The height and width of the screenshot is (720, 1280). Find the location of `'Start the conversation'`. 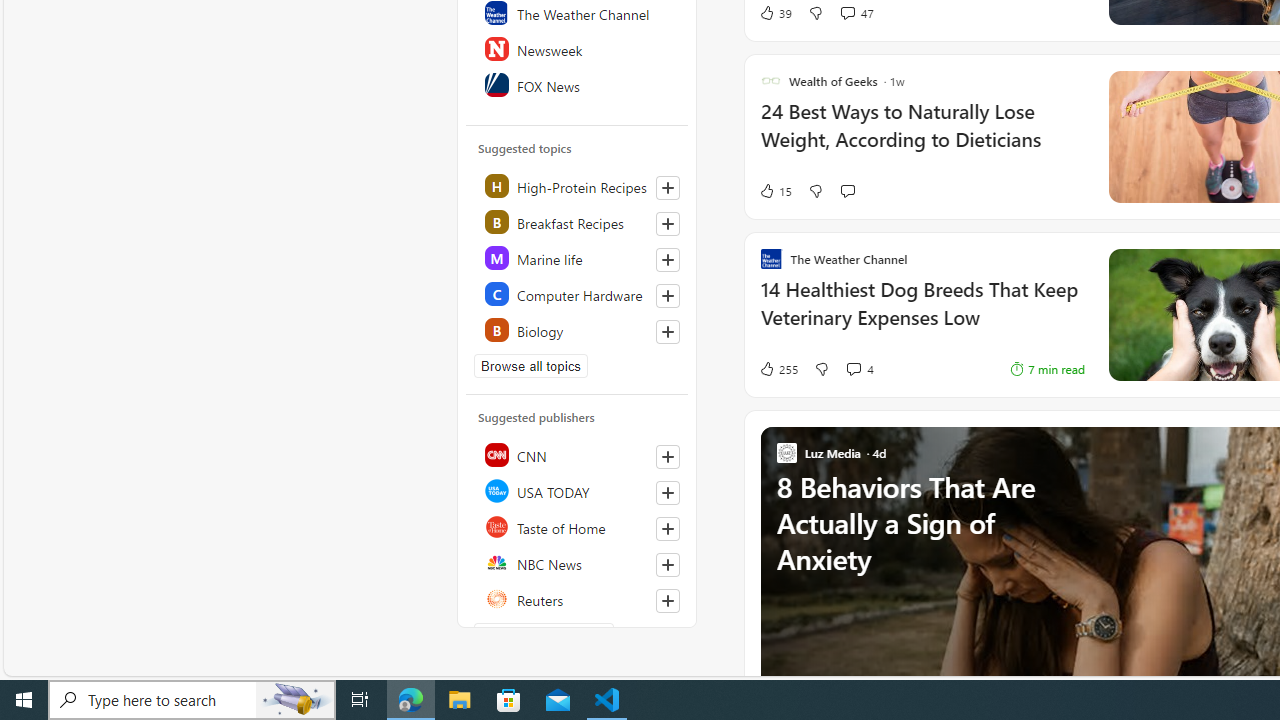

'Start the conversation' is located at coordinates (847, 191).